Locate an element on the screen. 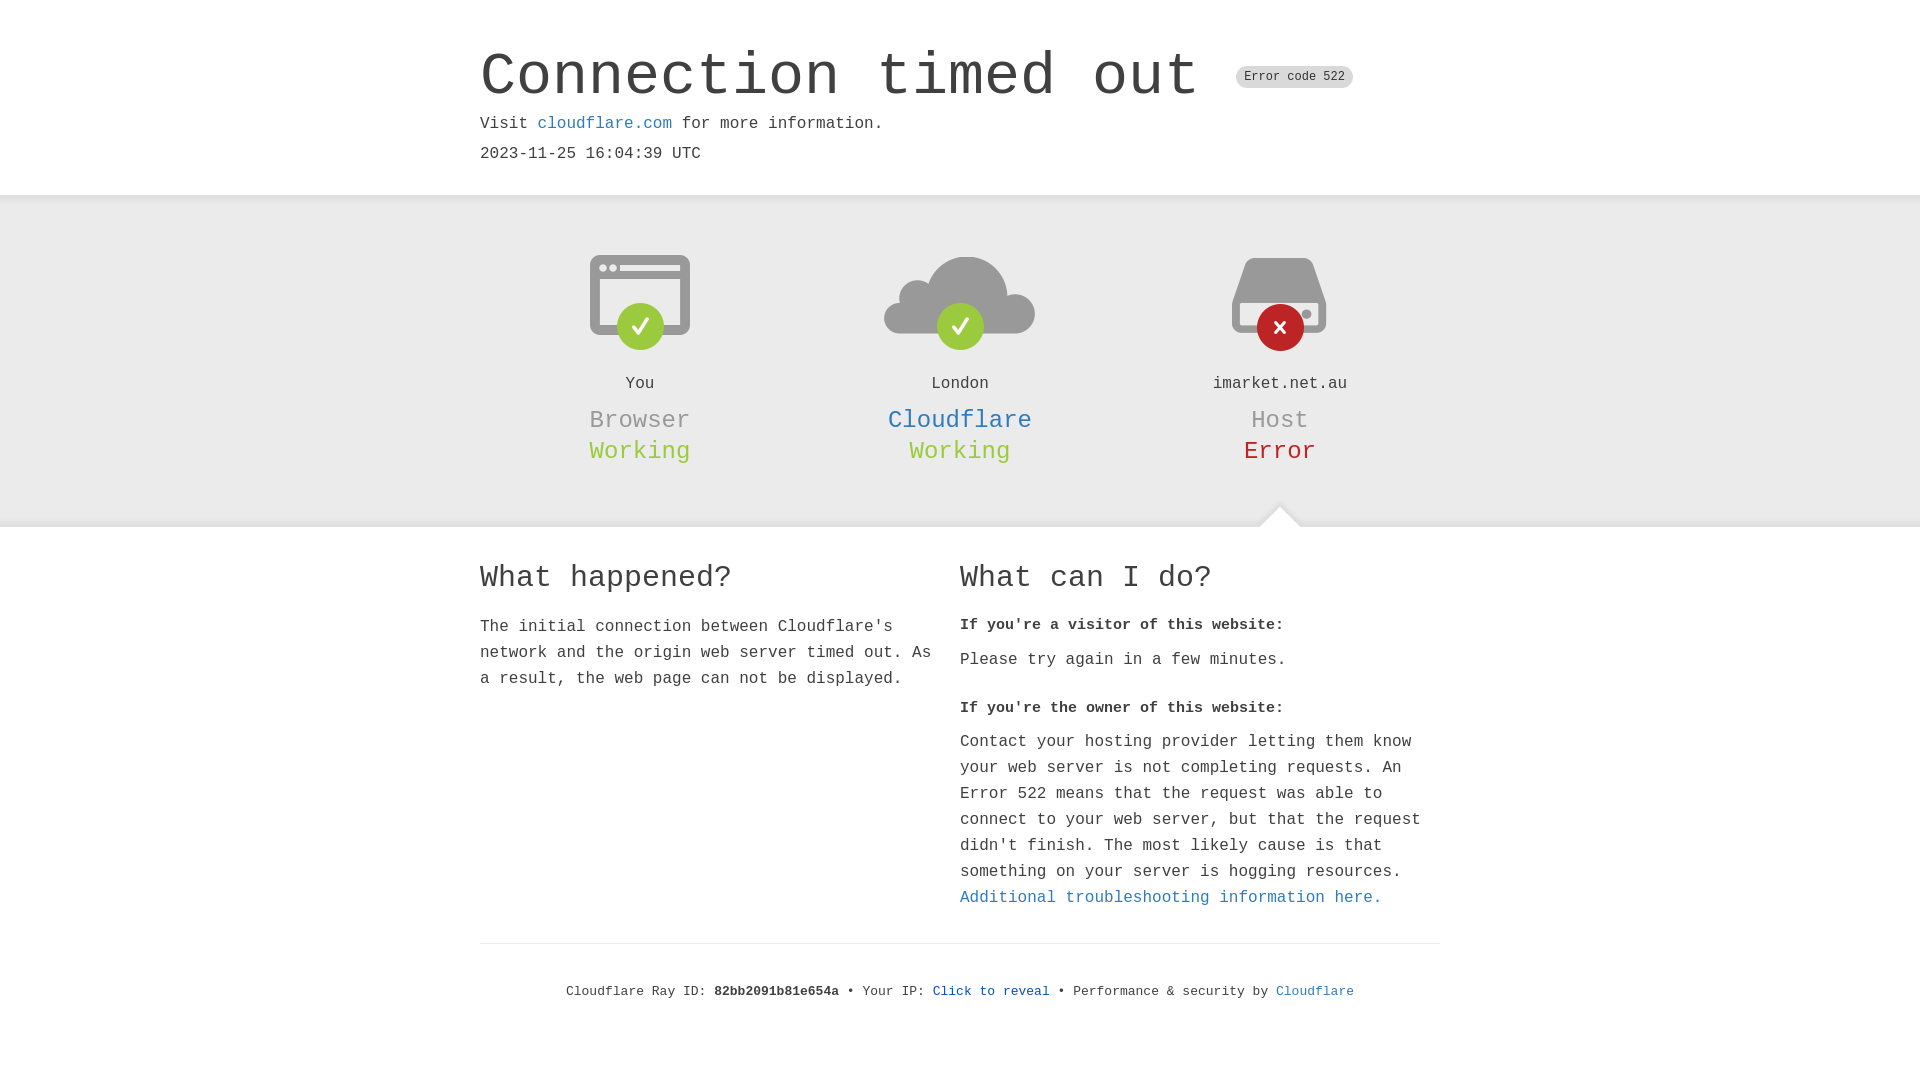 Image resolution: width=1920 pixels, height=1080 pixels. 'Additional troubleshooting information here.' is located at coordinates (1171, 897).